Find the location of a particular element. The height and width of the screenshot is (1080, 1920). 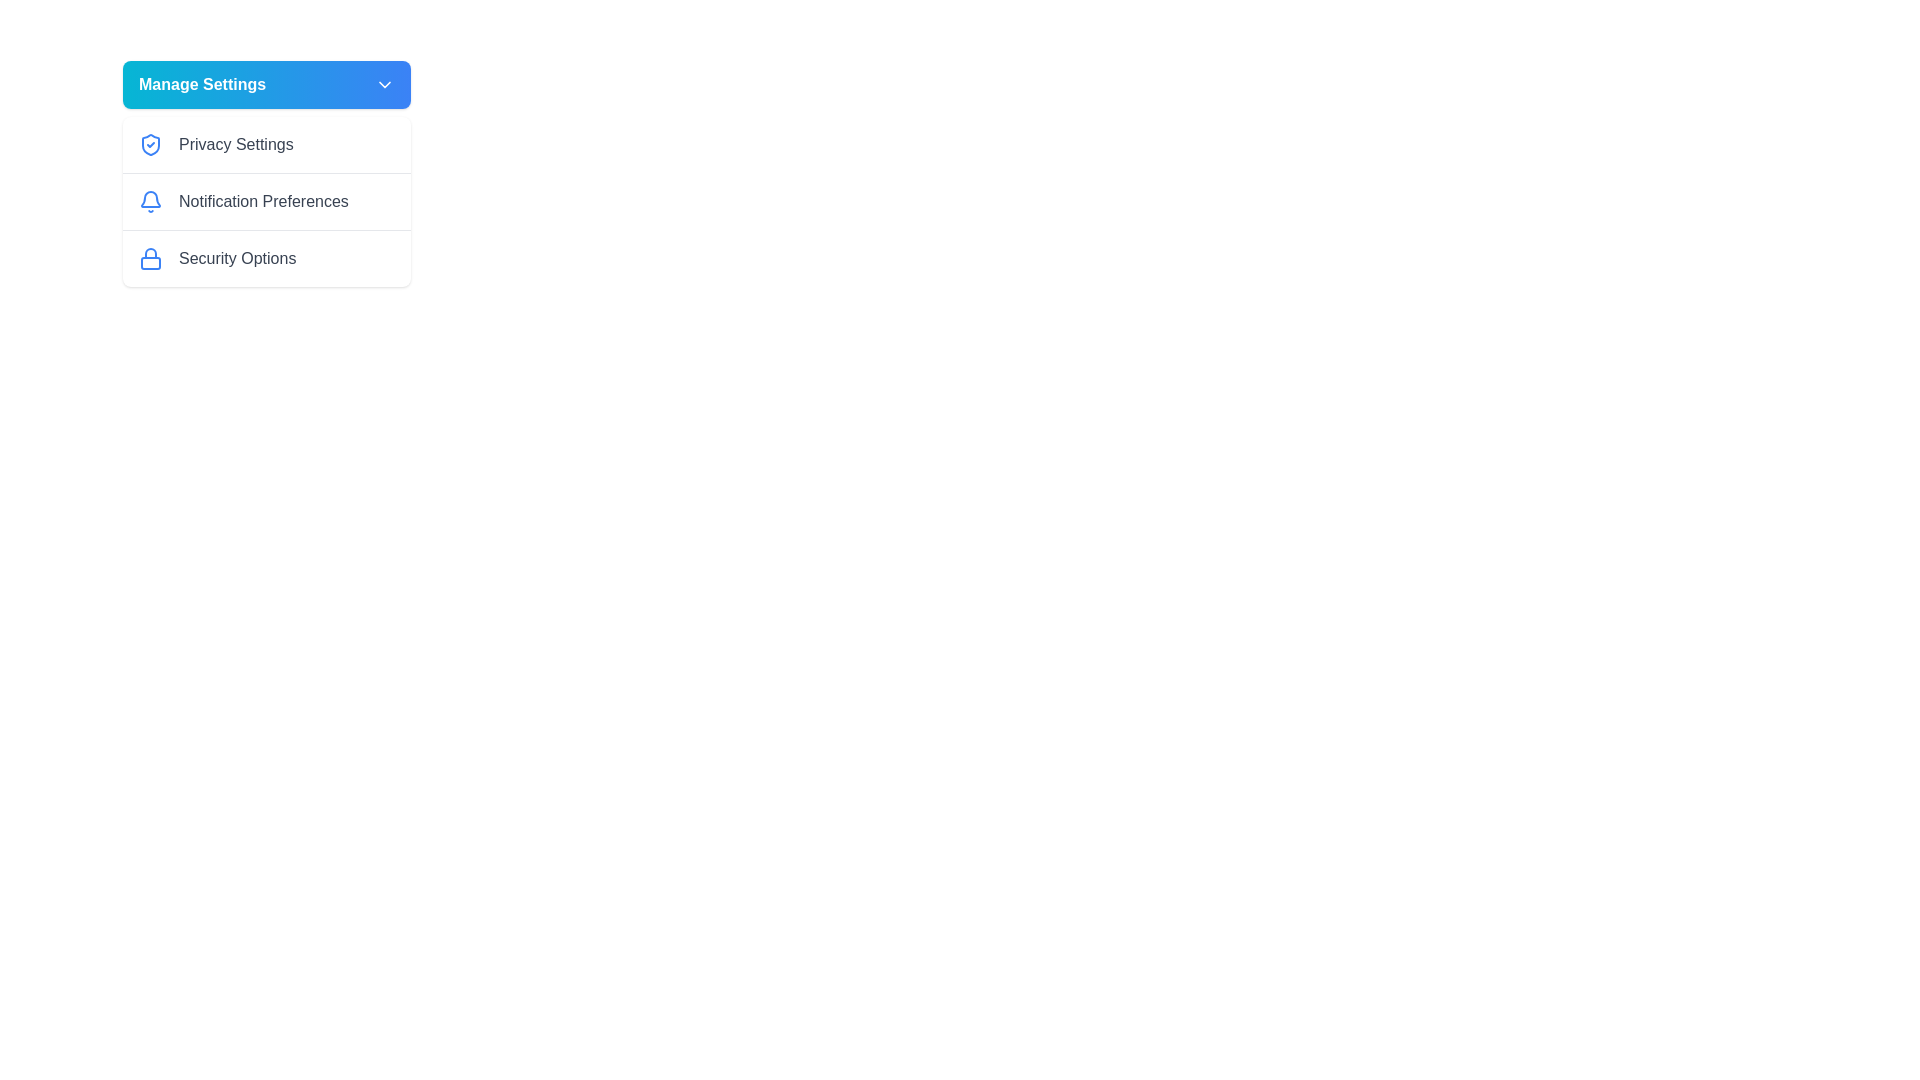

the 'Notification Preferences' dropdown menu item is located at coordinates (266, 201).